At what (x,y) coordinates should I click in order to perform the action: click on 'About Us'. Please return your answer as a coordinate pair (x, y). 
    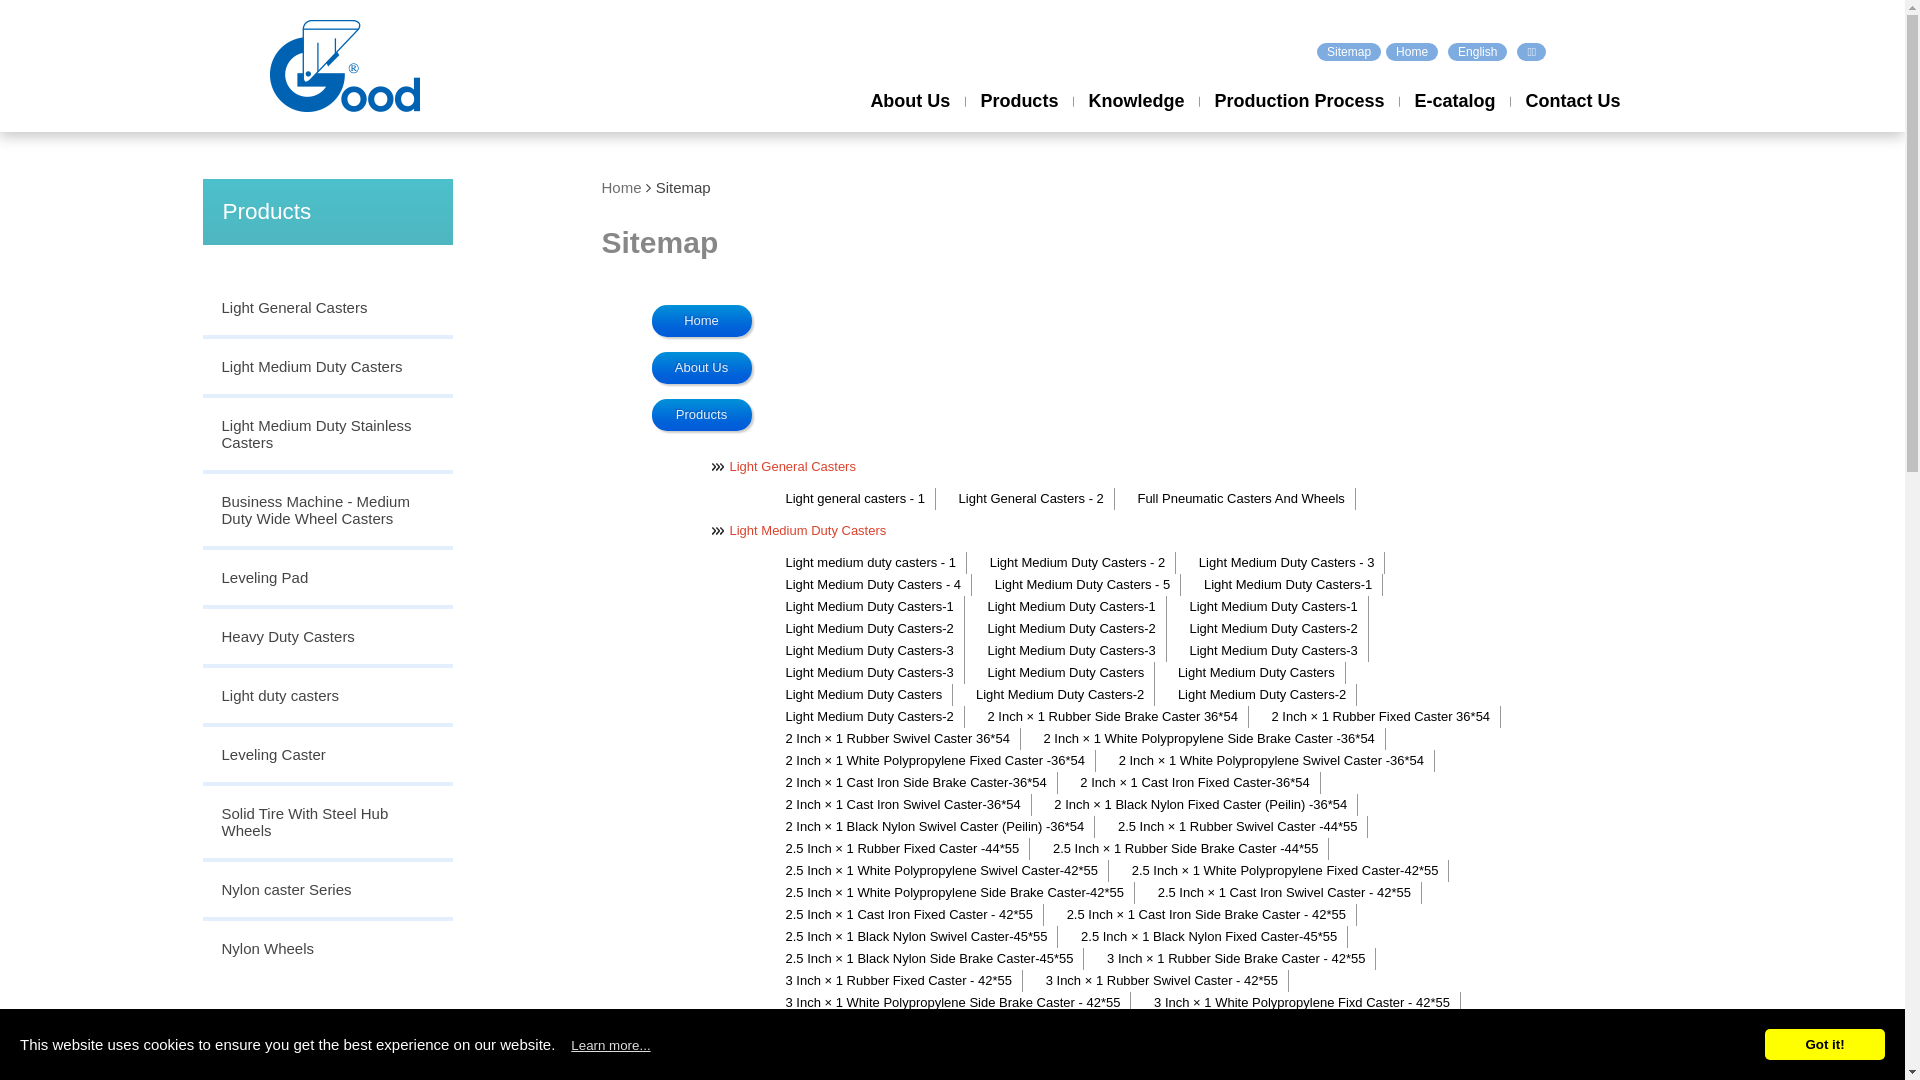
    Looking at the image, I should click on (701, 367).